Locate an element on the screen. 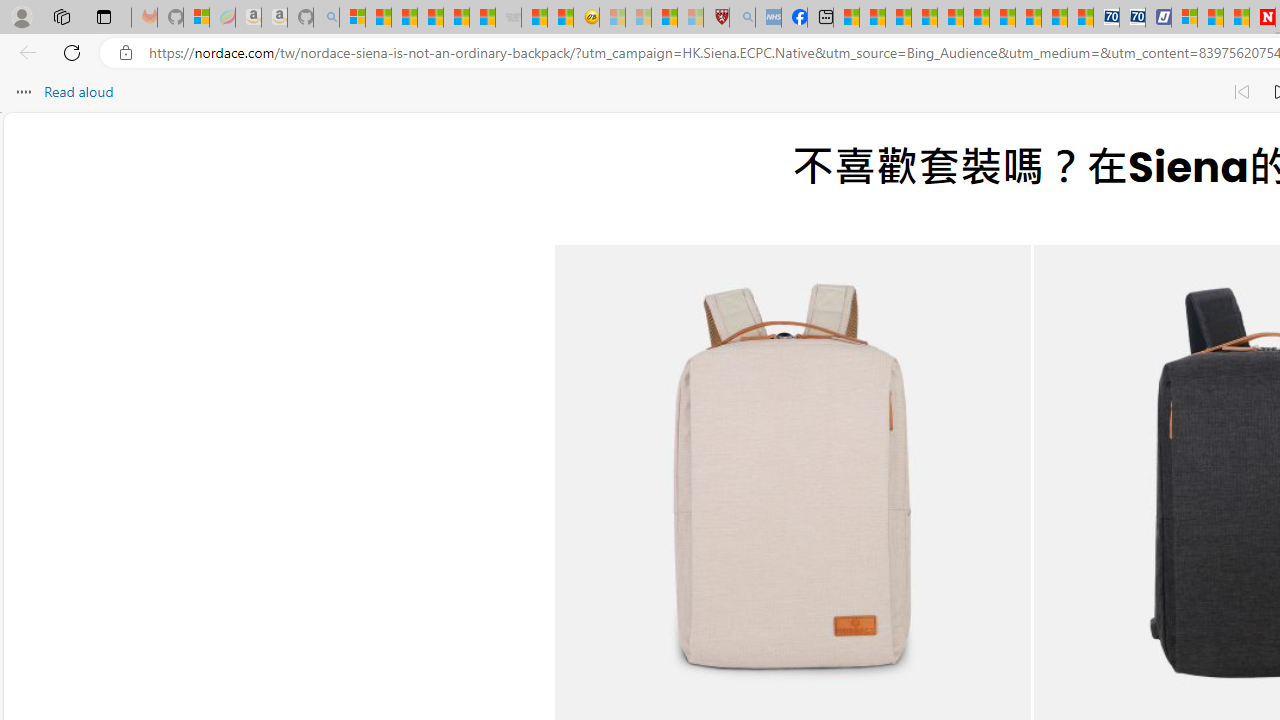 Image resolution: width=1280 pixels, height=720 pixels. 'Cheap Hotels - Save70.com' is located at coordinates (1132, 17).